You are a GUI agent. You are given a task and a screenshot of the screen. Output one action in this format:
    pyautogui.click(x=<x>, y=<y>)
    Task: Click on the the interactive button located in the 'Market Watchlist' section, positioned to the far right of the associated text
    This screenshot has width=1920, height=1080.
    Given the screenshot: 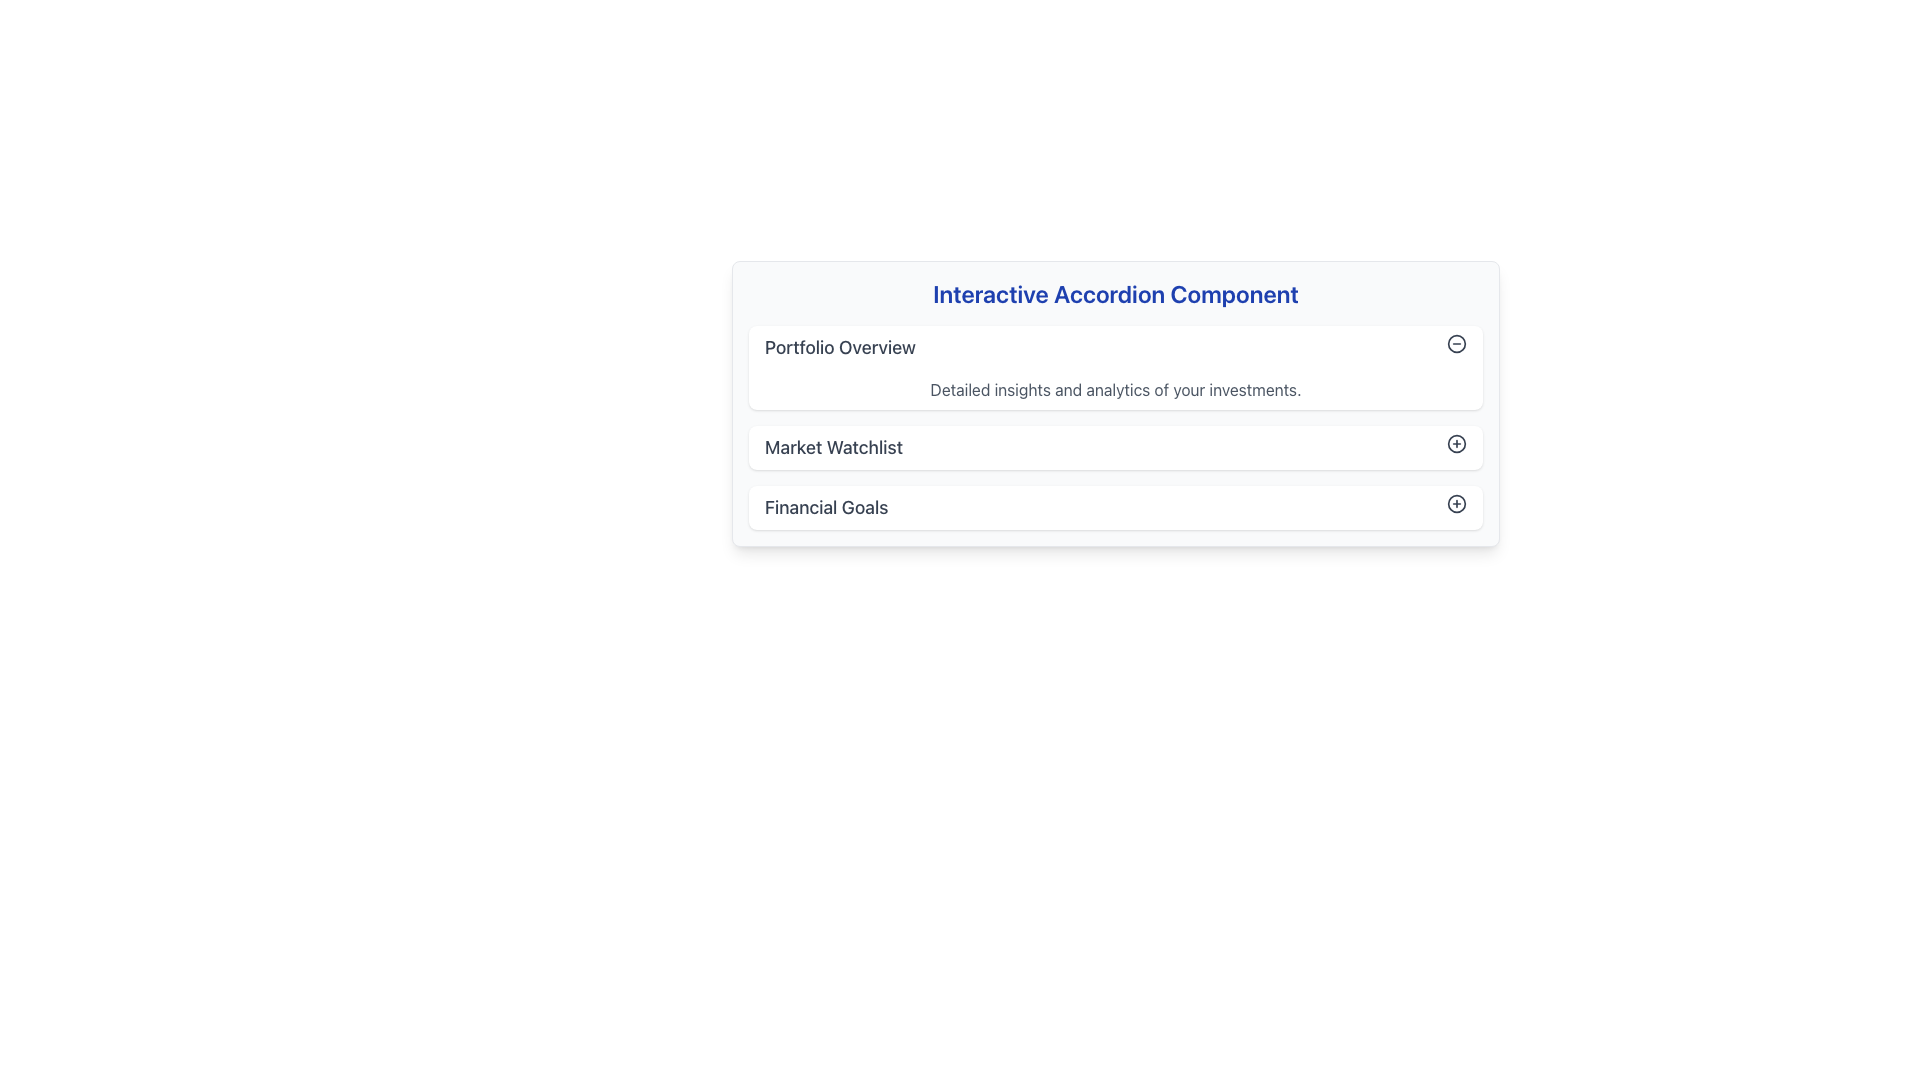 What is the action you would take?
    pyautogui.click(x=1457, y=442)
    